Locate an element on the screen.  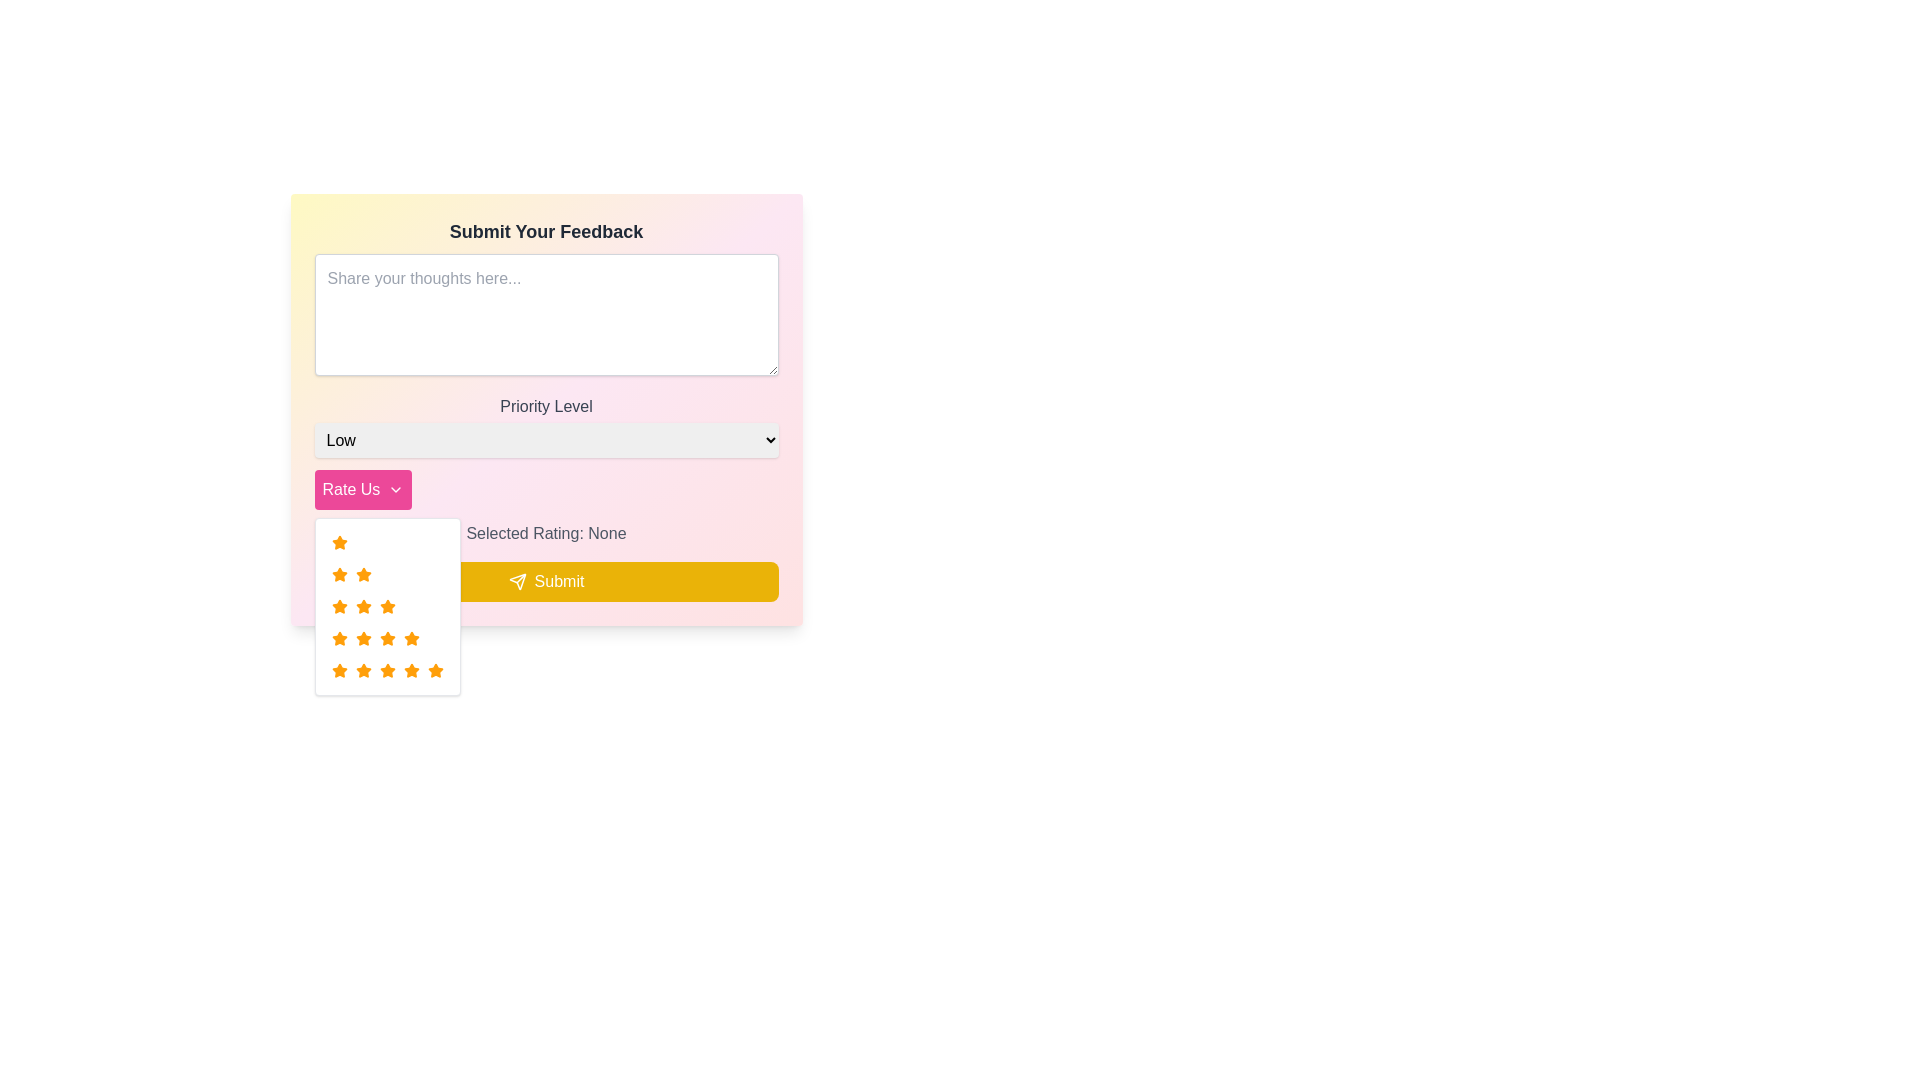
the decorative send icon located inside the orange 'Submit' button in the feedback submission form is located at coordinates (517, 582).